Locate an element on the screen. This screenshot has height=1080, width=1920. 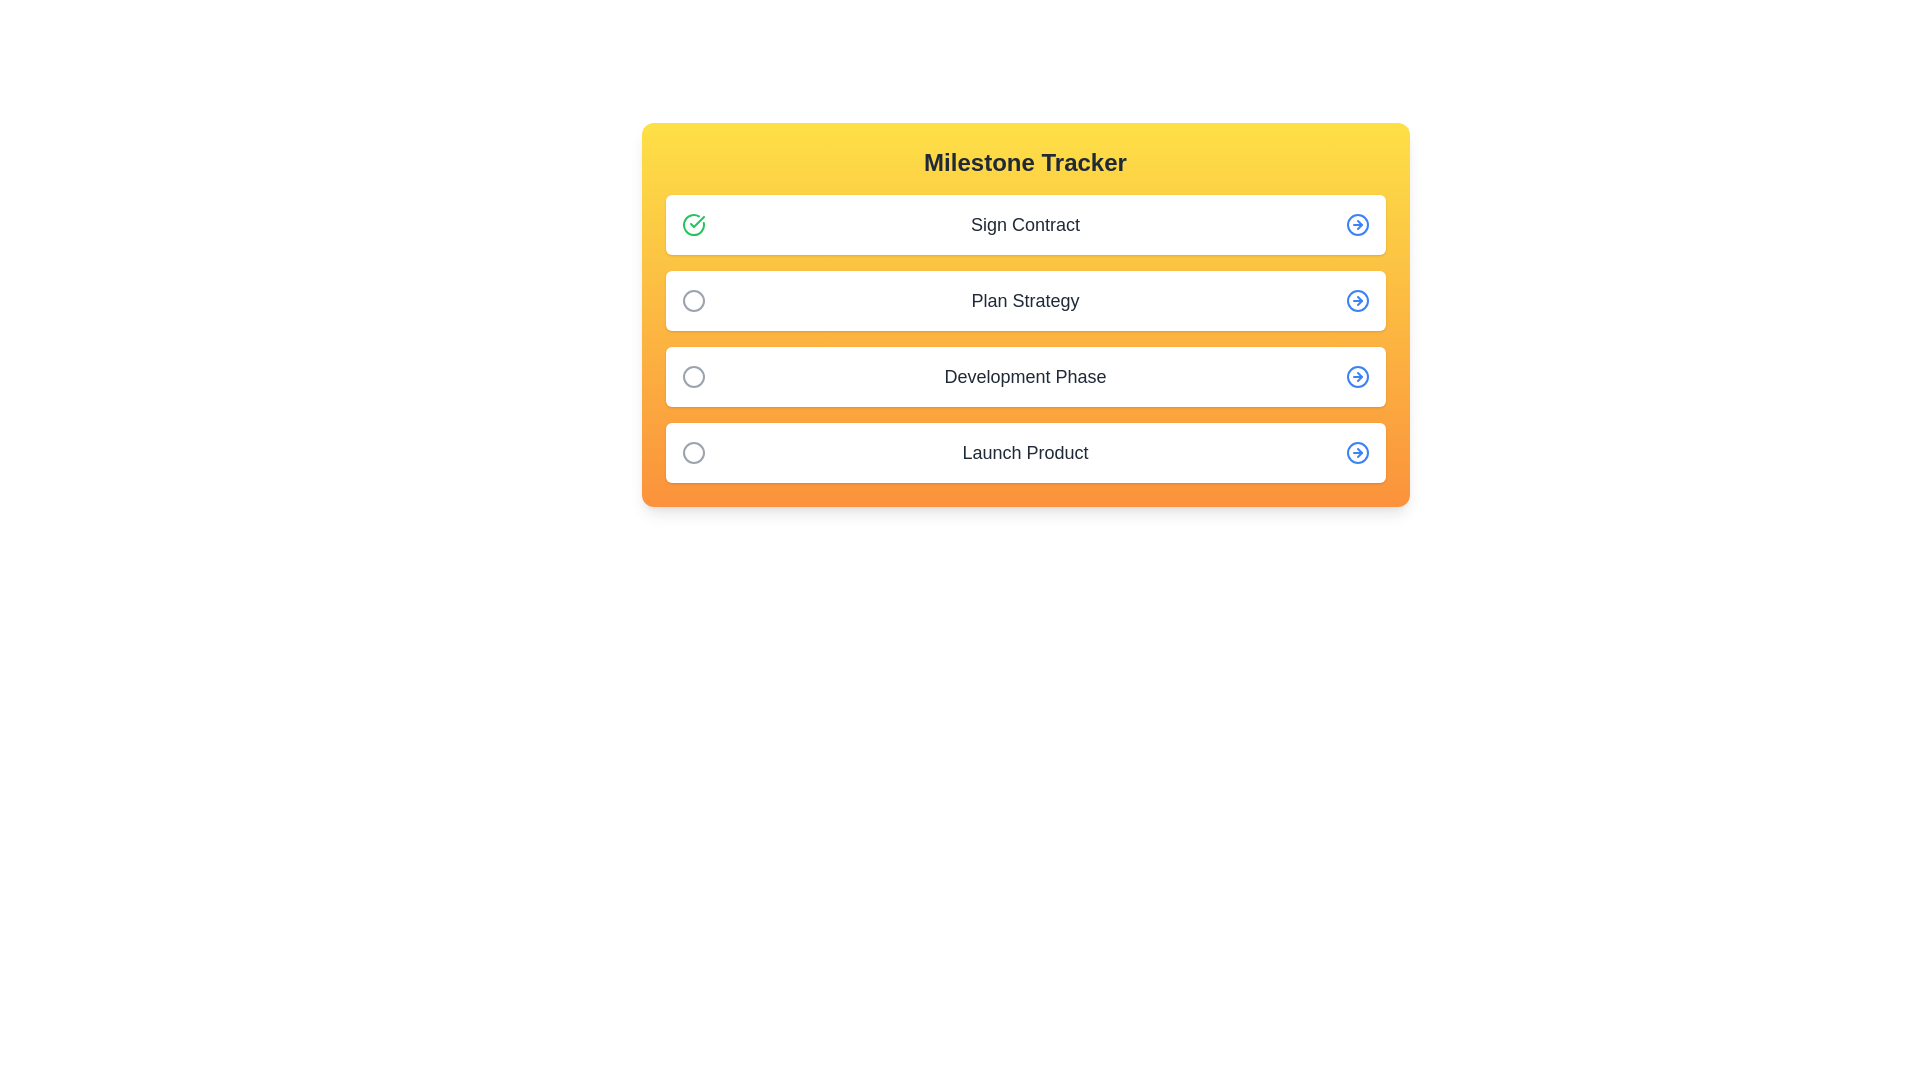
the circular outline and arrow icon located to the right of the 'Plan Strategy' item in the vertically stacked list is located at coordinates (1357, 300).